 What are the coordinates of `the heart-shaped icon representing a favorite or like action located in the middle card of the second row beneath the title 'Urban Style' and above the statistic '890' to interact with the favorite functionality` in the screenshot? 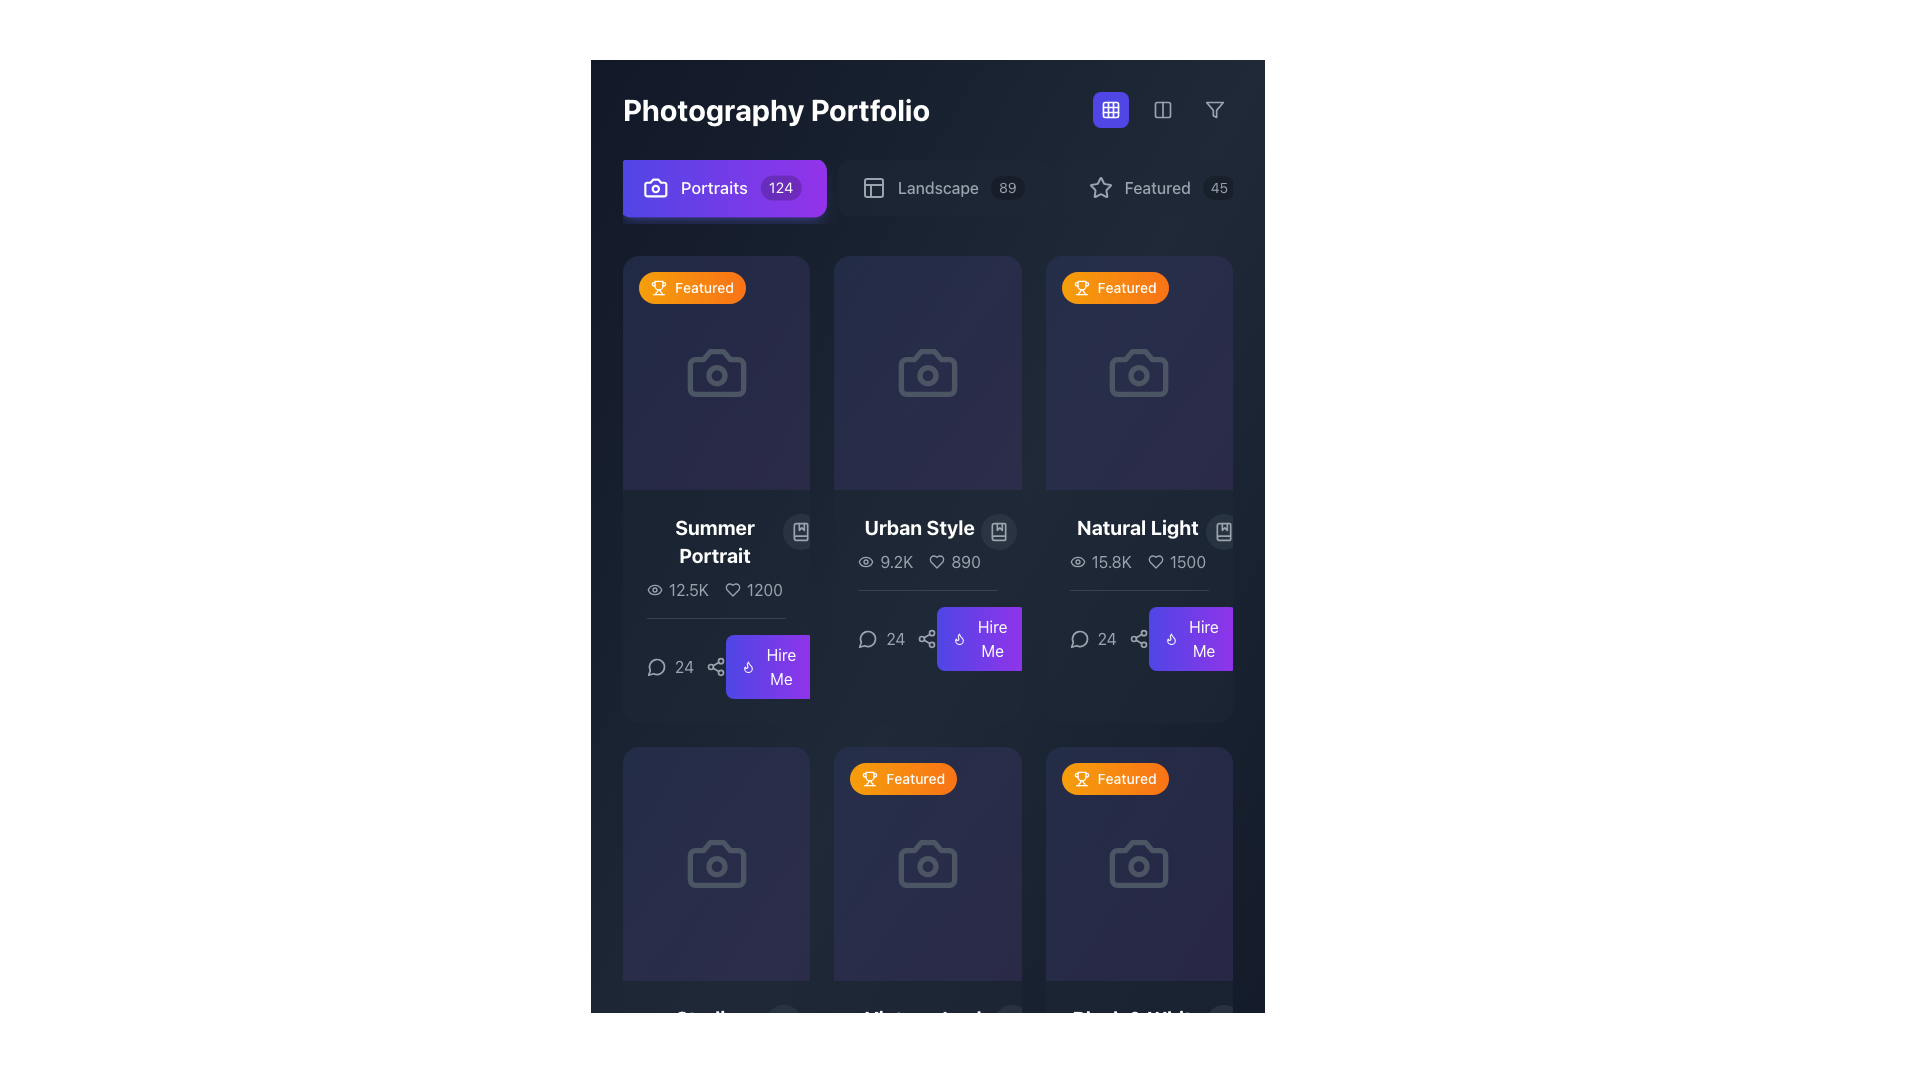 It's located at (936, 562).